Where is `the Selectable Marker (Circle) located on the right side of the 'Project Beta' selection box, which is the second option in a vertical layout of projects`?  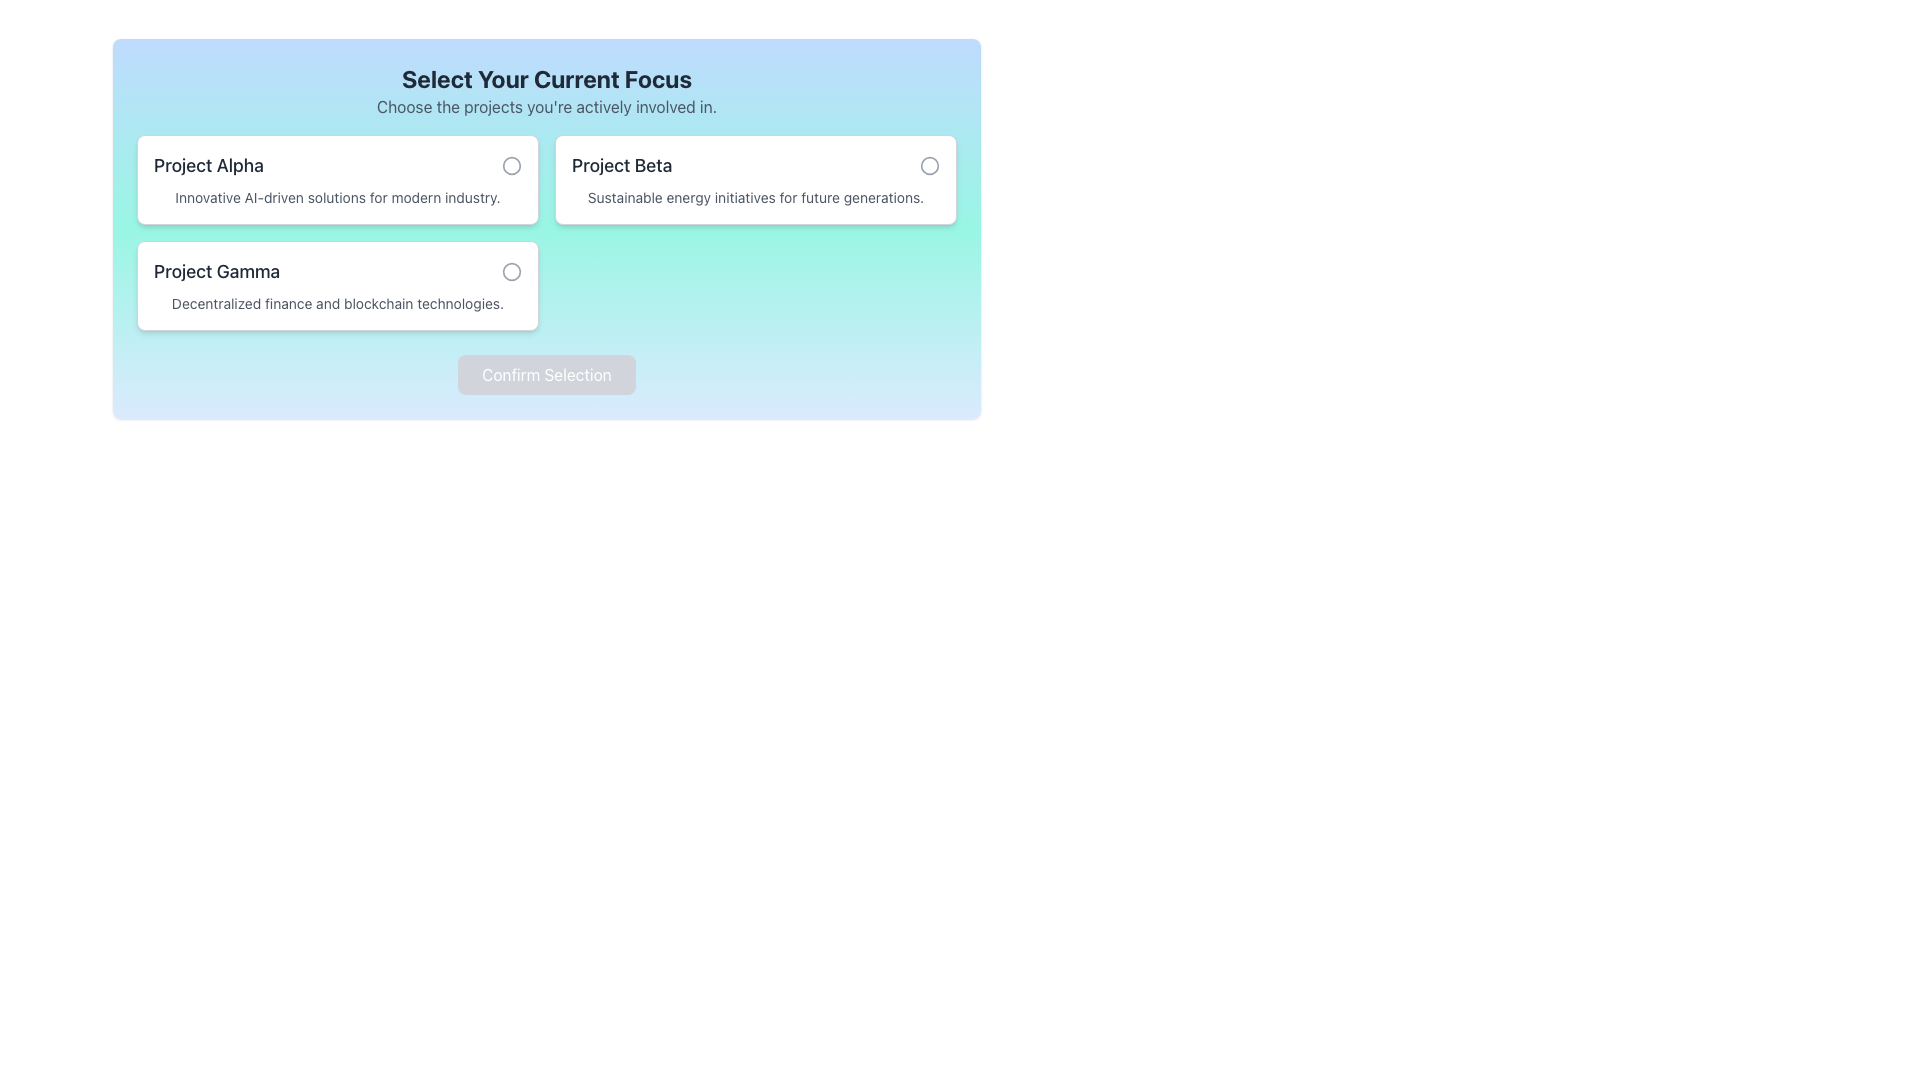
the Selectable Marker (Circle) located on the right side of the 'Project Beta' selection box, which is the second option in a vertical layout of projects is located at coordinates (929, 164).